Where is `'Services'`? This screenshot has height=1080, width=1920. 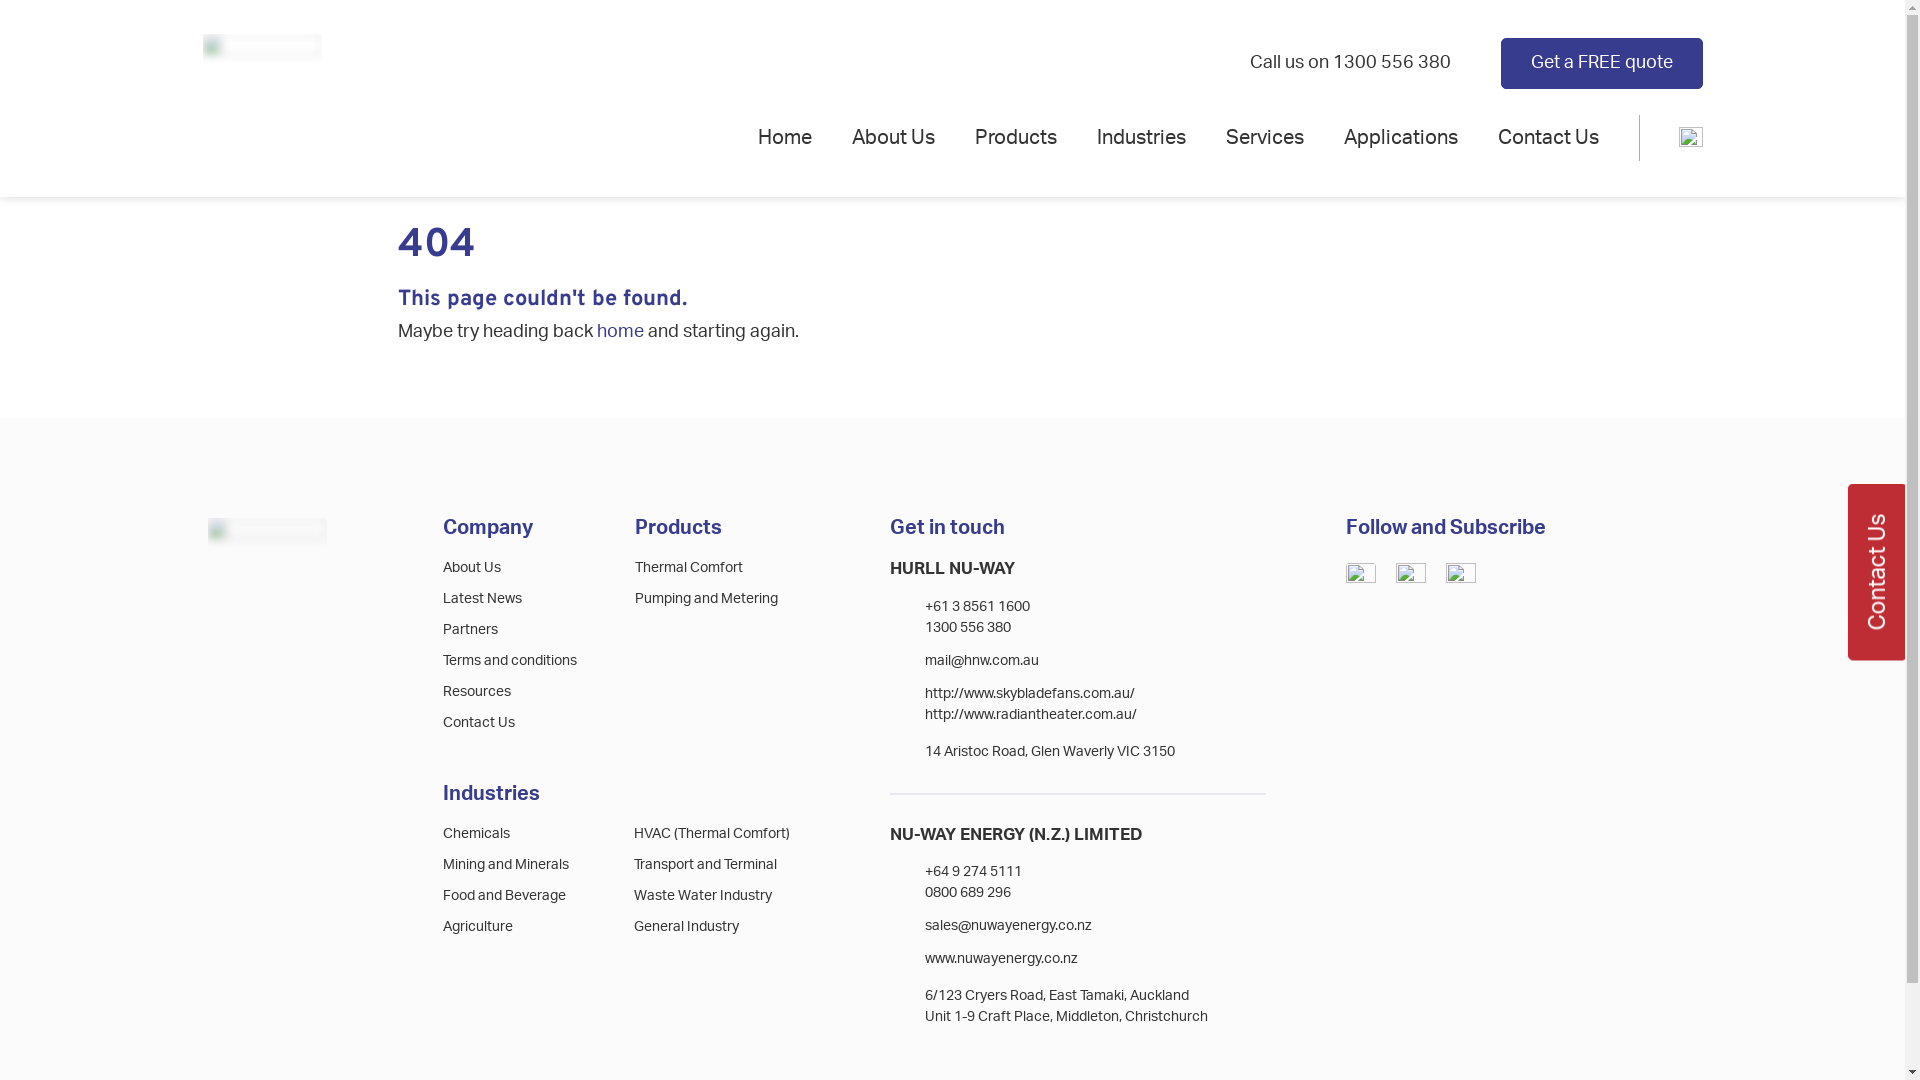 'Services' is located at coordinates (1264, 137).